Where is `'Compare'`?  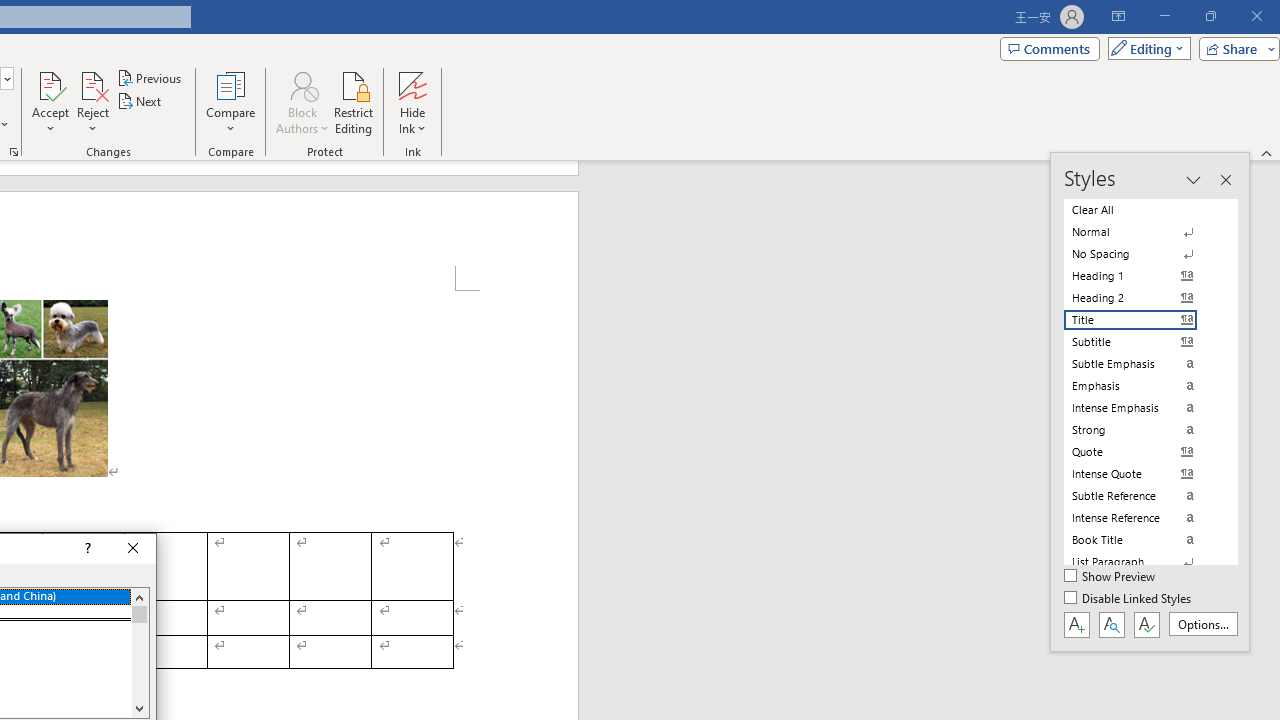 'Compare' is located at coordinates (231, 103).